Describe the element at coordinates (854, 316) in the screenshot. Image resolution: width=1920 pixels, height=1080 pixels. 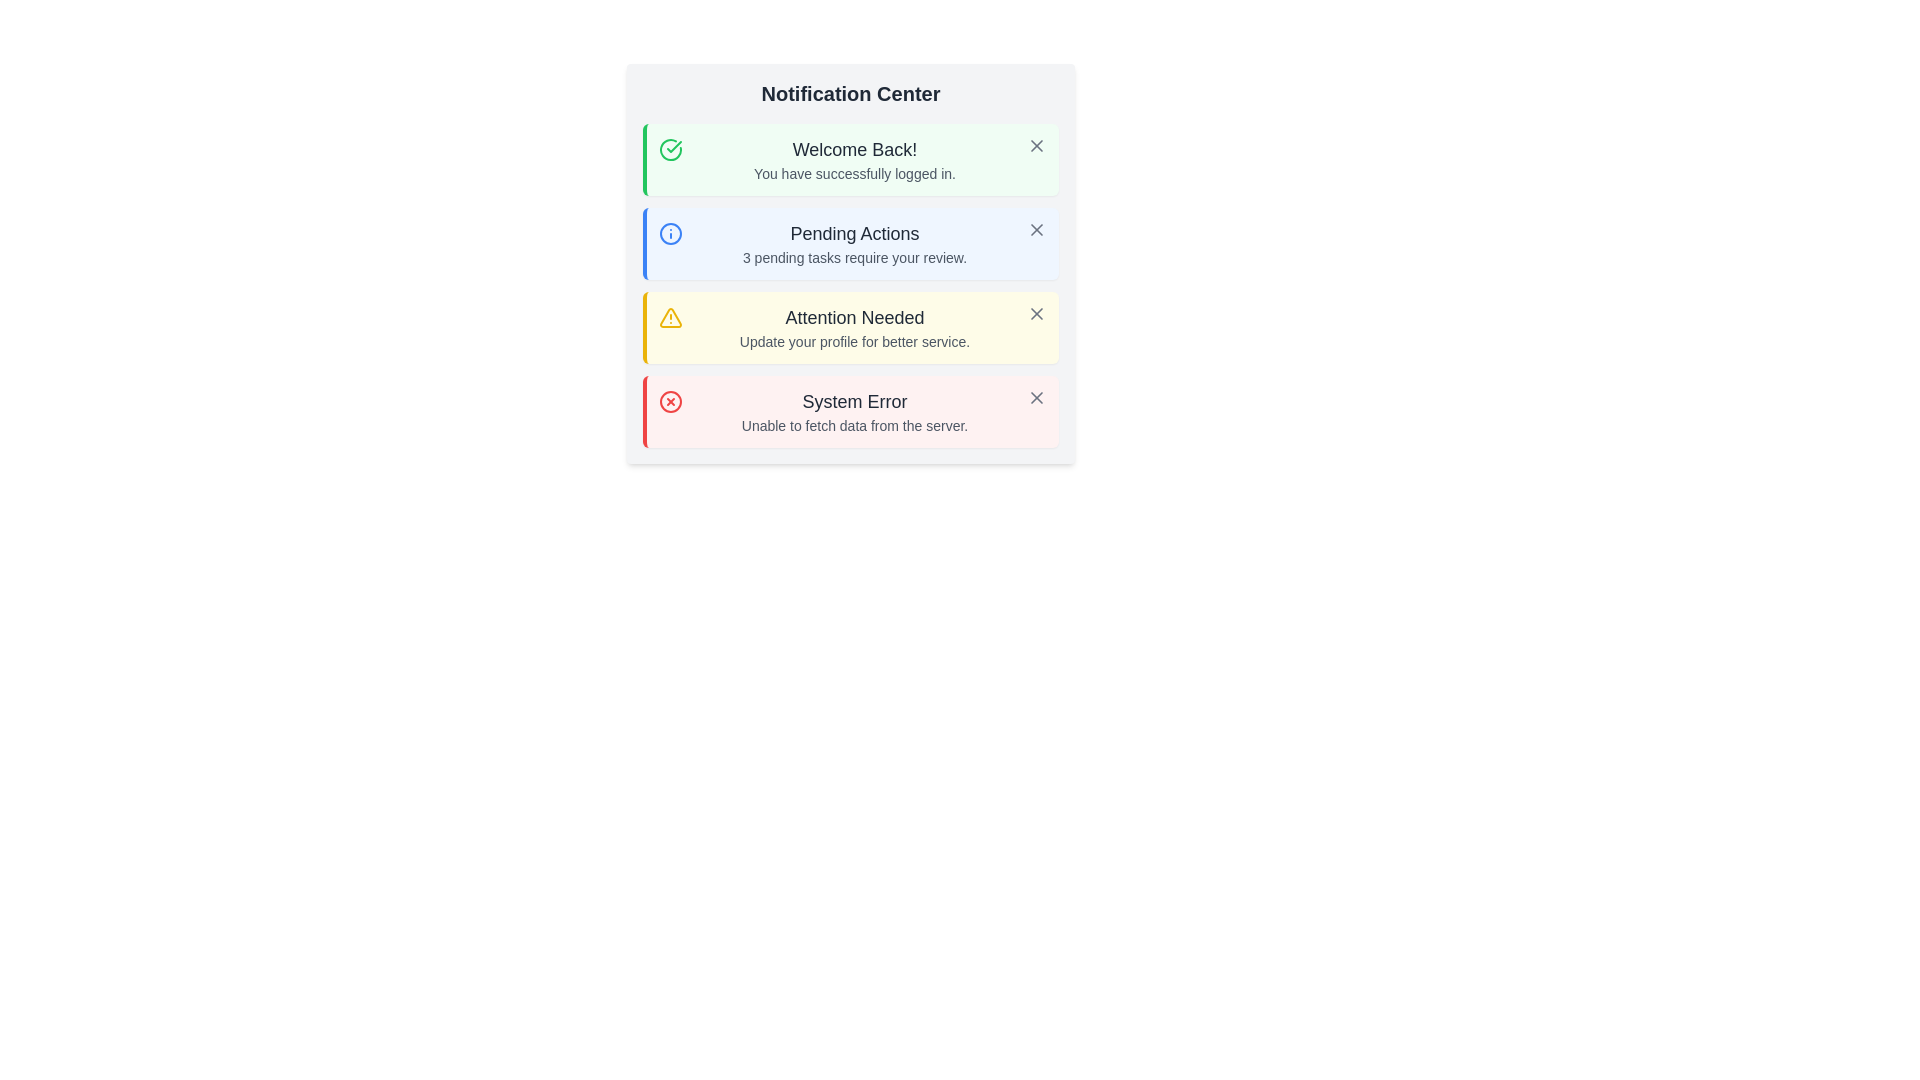
I see `text label 'Attention Needed' located in the third notification box of the 'Notification Center' panel, which is prominently styled in bold and dark gray color` at that location.